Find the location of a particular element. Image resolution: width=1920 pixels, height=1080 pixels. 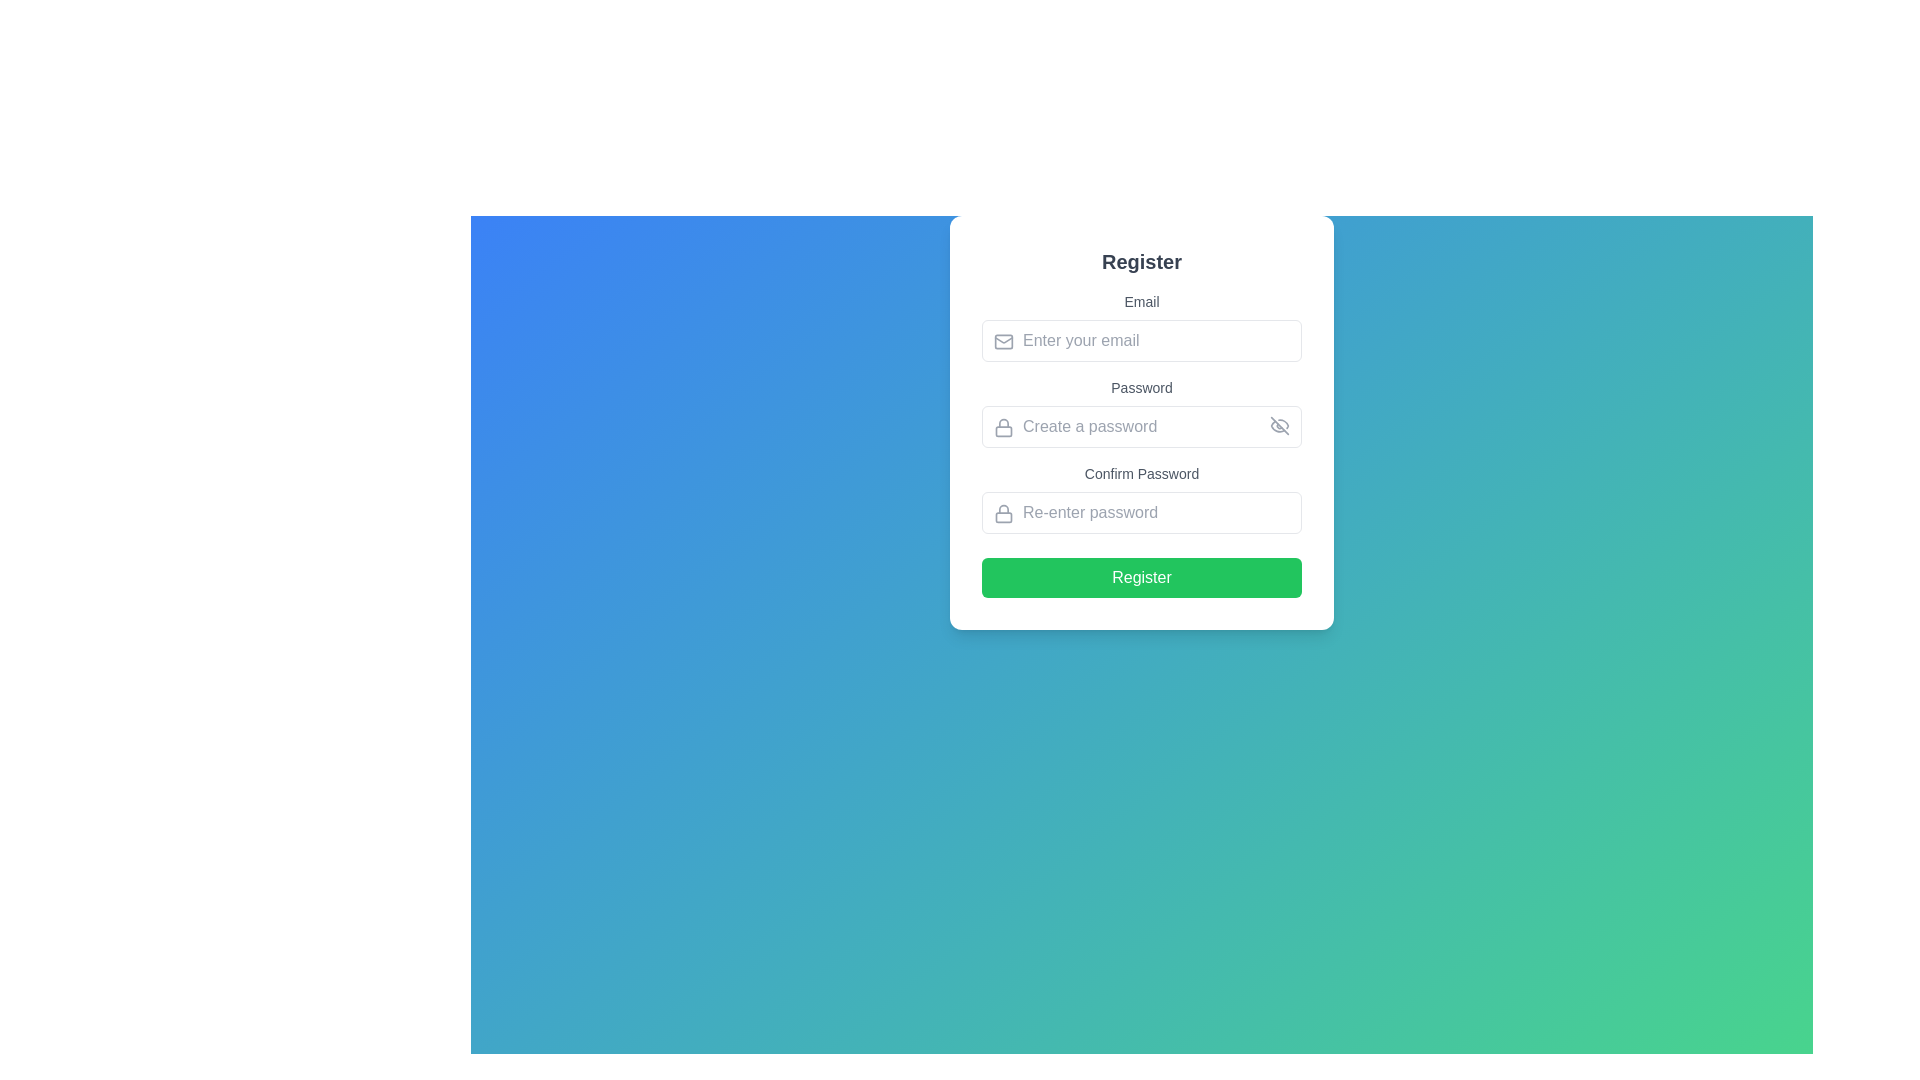

the static text label reading 'Confirm Password', which is styled in a small gray font and positioned above the 'Re-enter password' input field is located at coordinates (1142, 474).